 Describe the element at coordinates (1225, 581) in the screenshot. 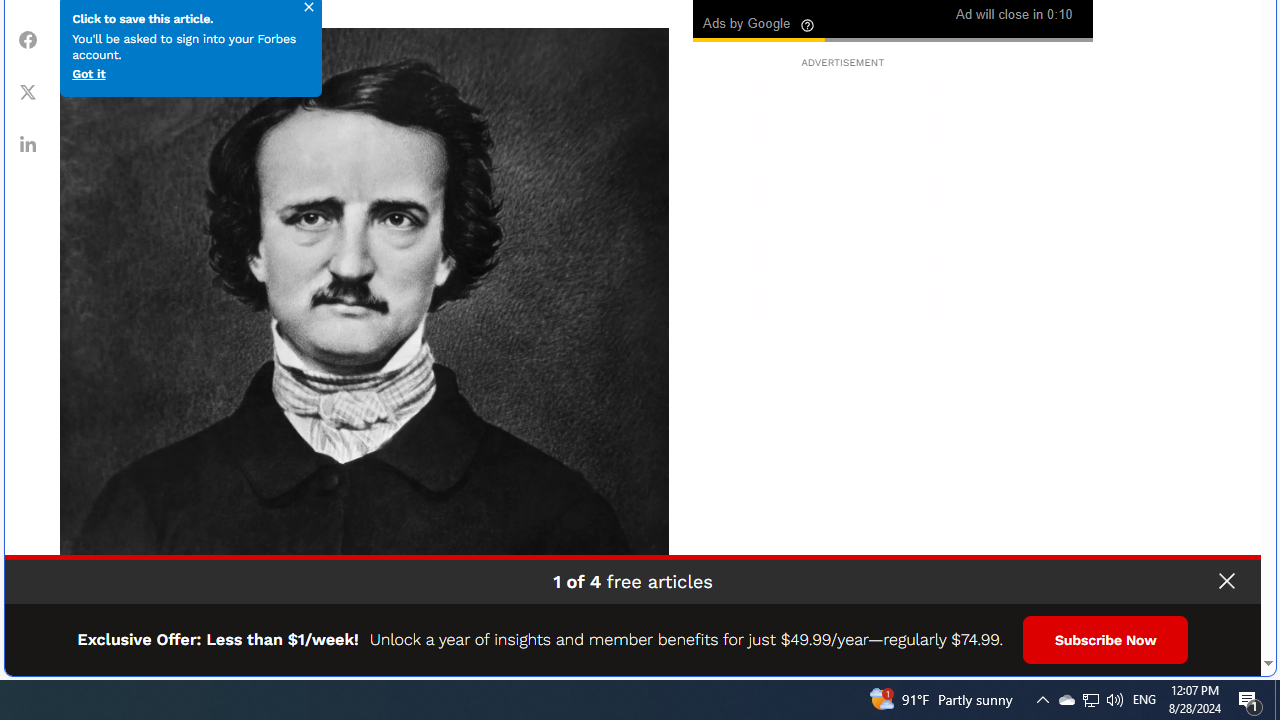

I see `'Class: close-button unbutton'` at that location.